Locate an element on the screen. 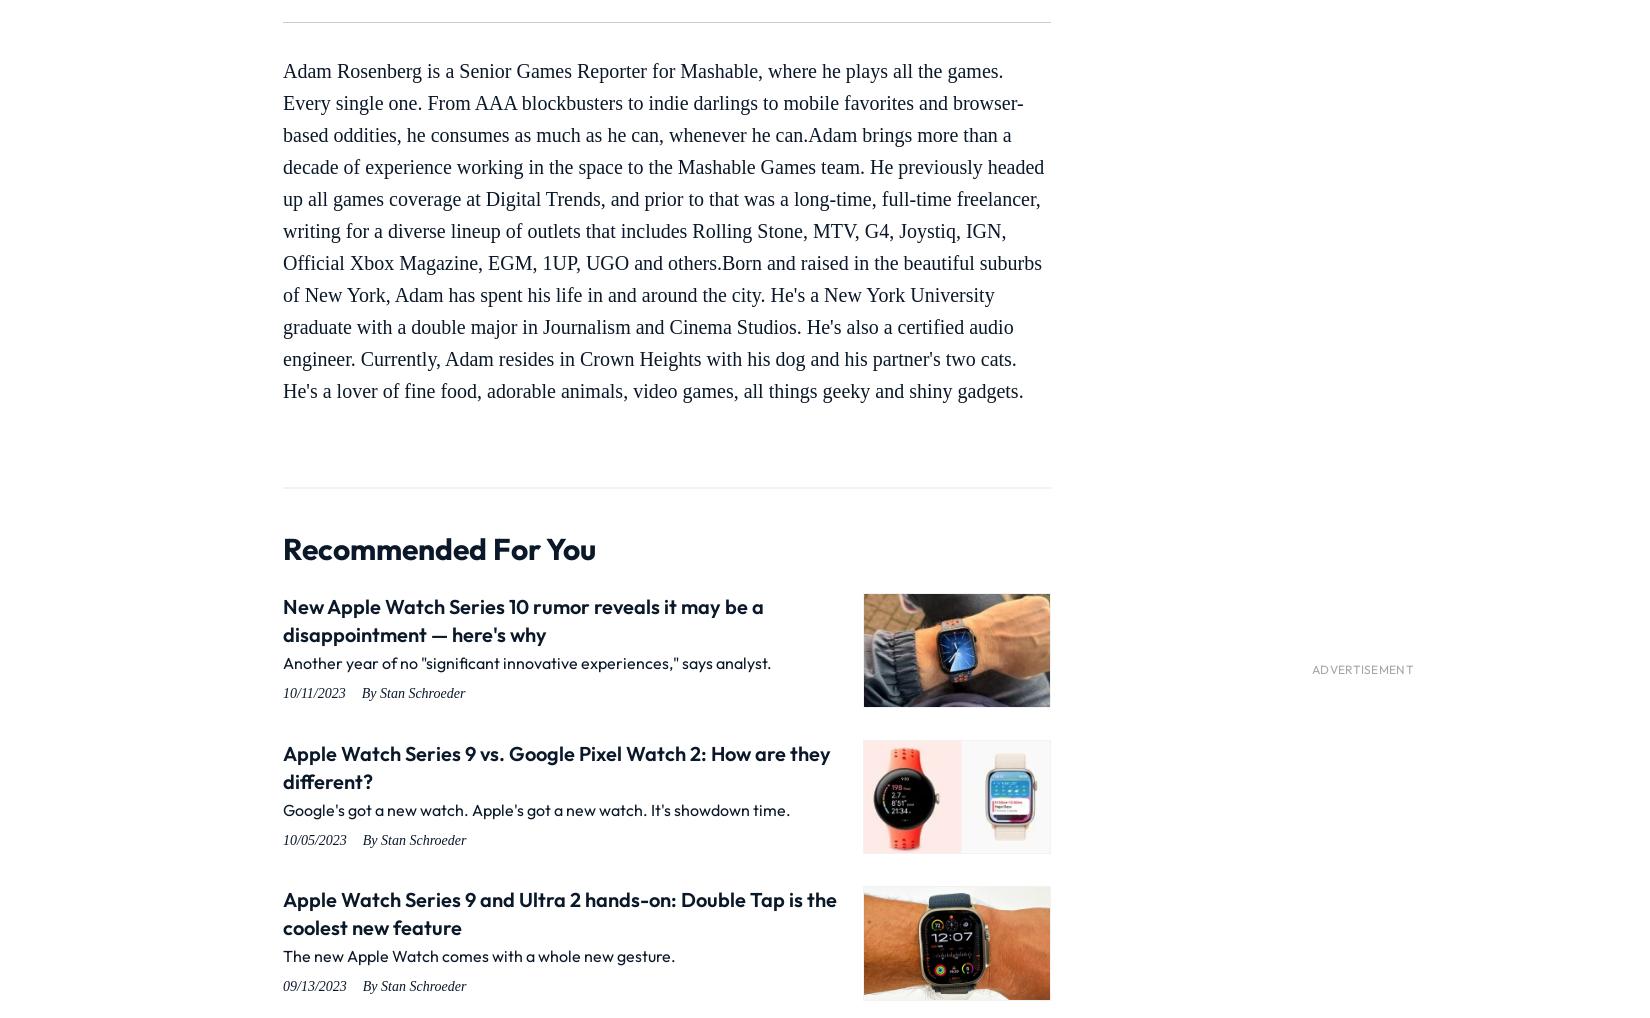 The image size is (1650, 1018). 'Recommended For You' is located at coordinates (438, 548).